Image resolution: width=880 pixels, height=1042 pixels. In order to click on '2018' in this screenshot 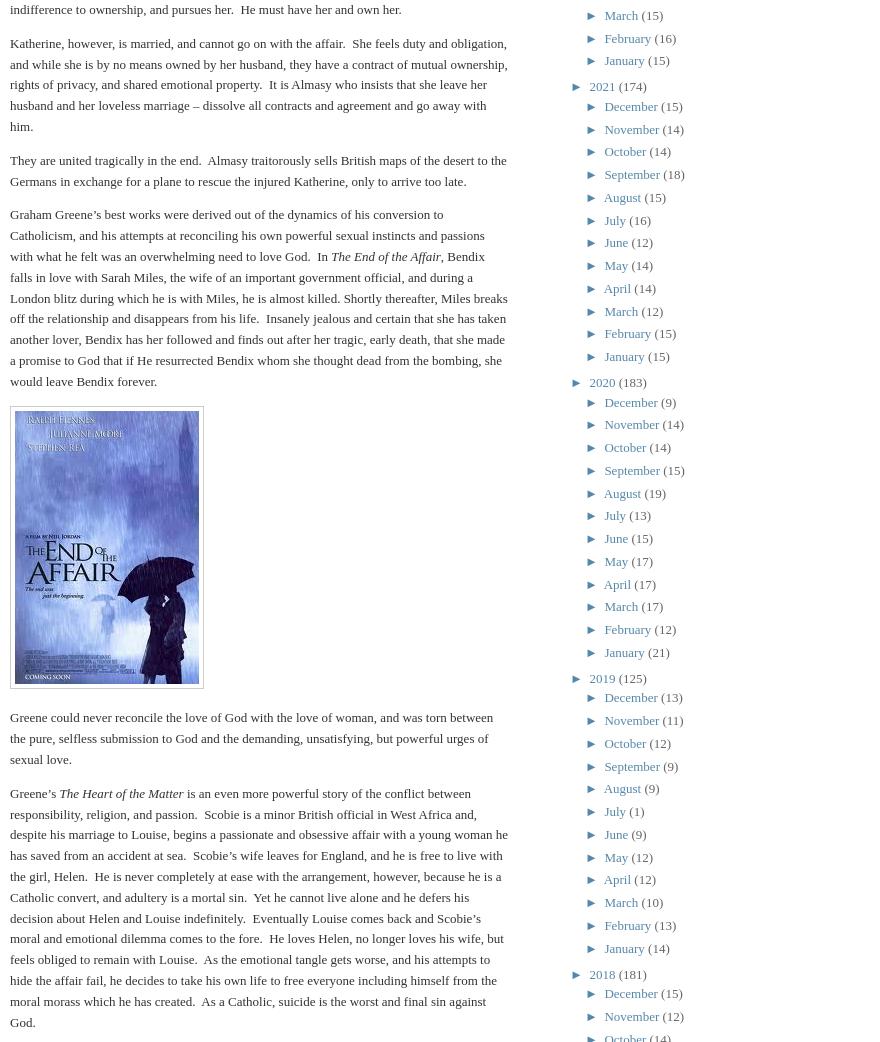, I will do `click(587, 973)`.